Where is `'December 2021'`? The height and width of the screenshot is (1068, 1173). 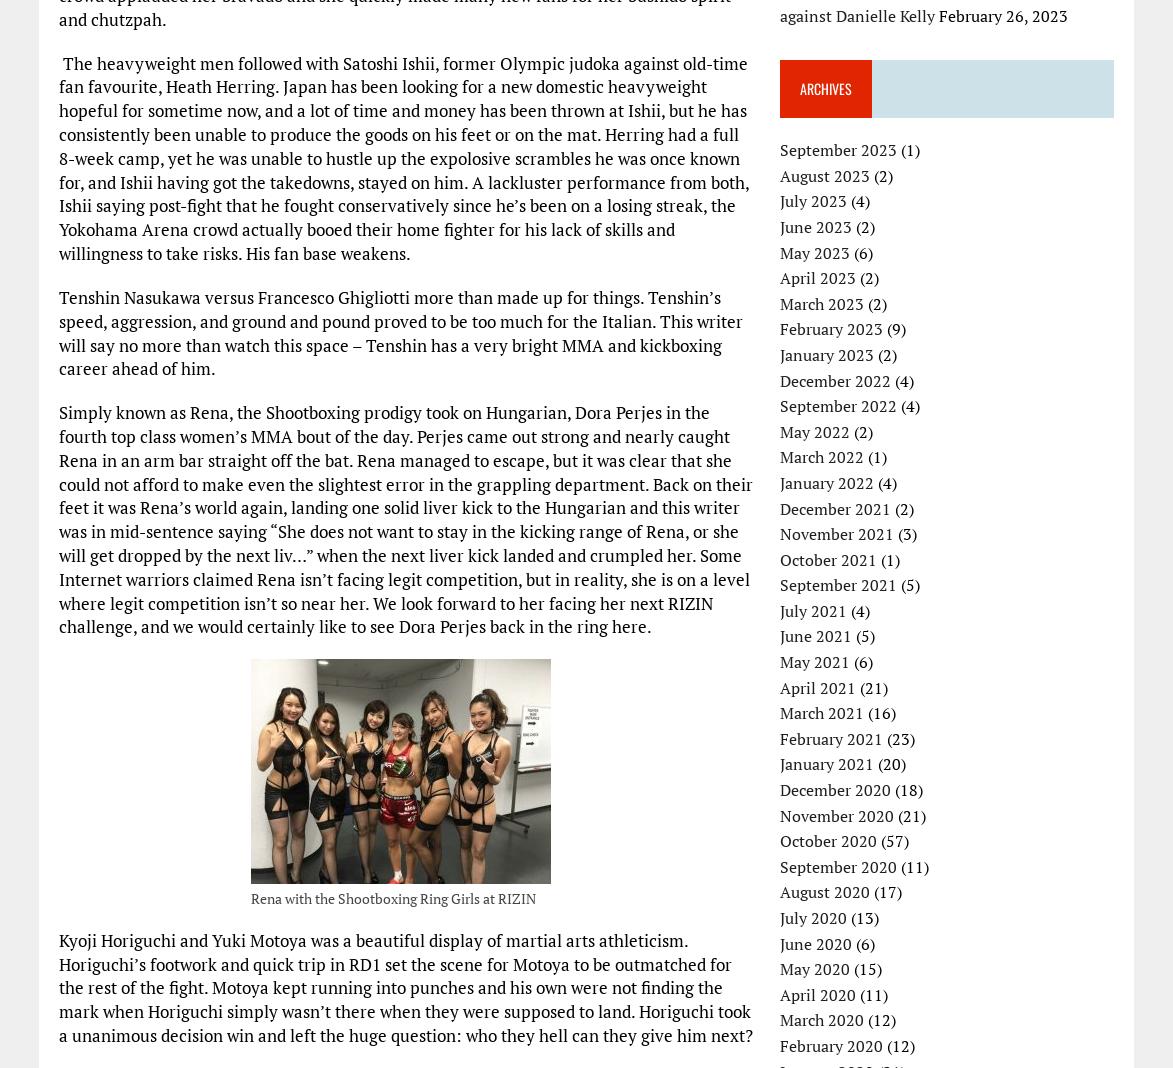 'December 2021' is located at coordinates (835, 508).